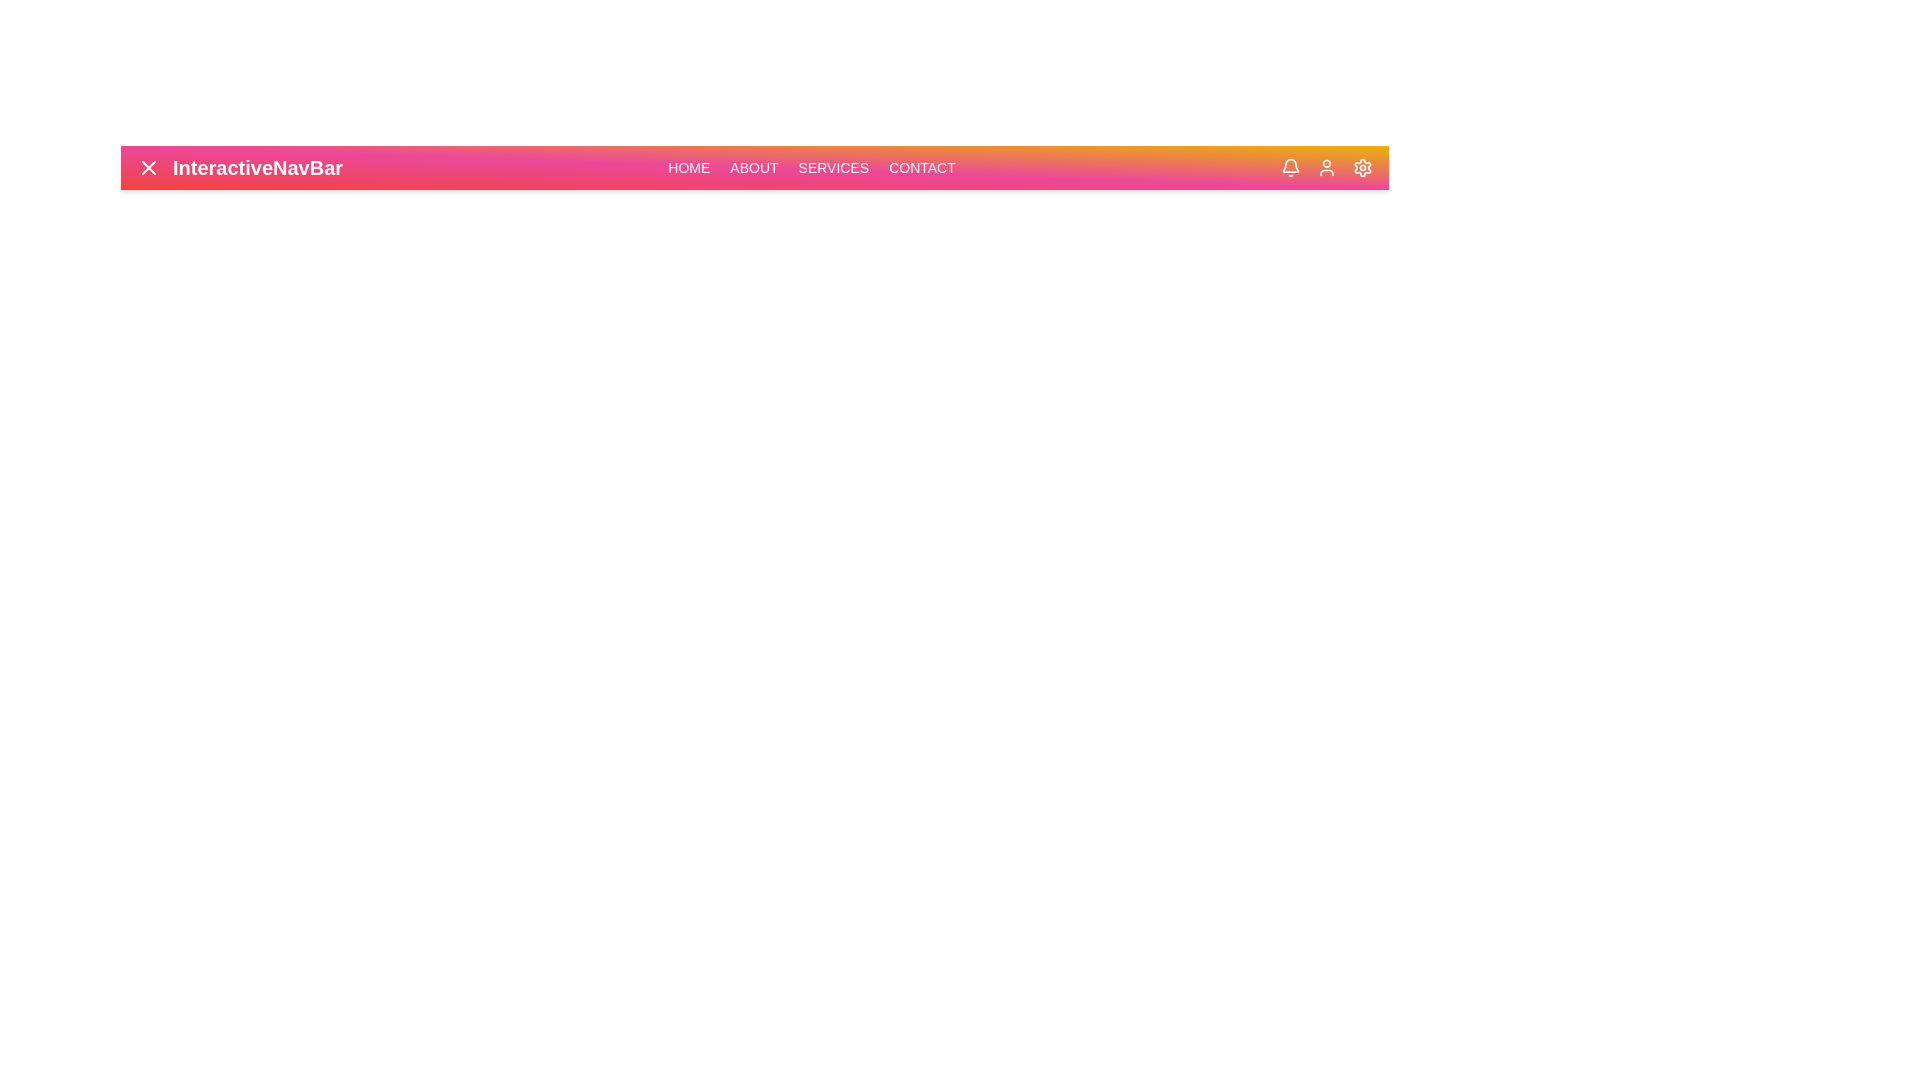  What do you see at coordinates (767, 167) in the screenshot?
I see `the navigation bar to observe its styling` at bounding box center [767, 167].